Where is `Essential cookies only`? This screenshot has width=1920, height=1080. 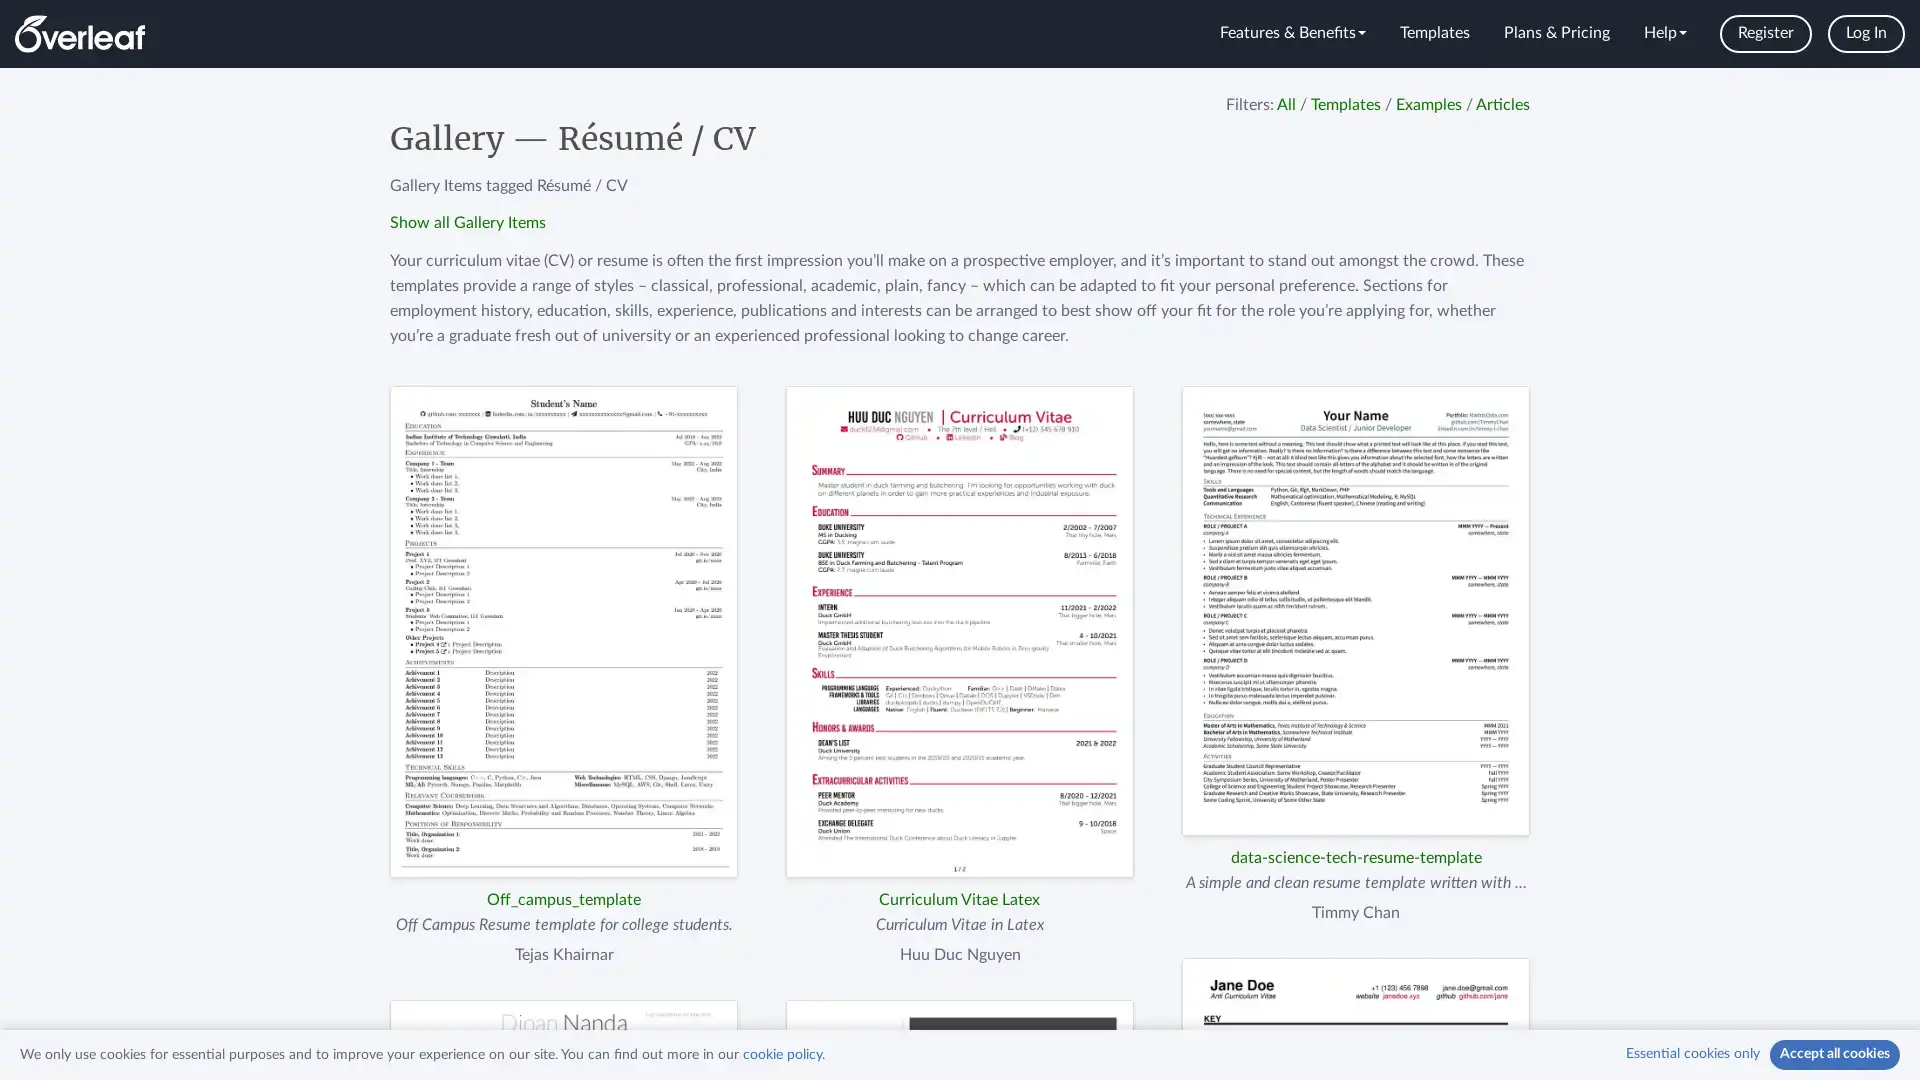 Essential cookies only is located at coordinates (1692, 1054).